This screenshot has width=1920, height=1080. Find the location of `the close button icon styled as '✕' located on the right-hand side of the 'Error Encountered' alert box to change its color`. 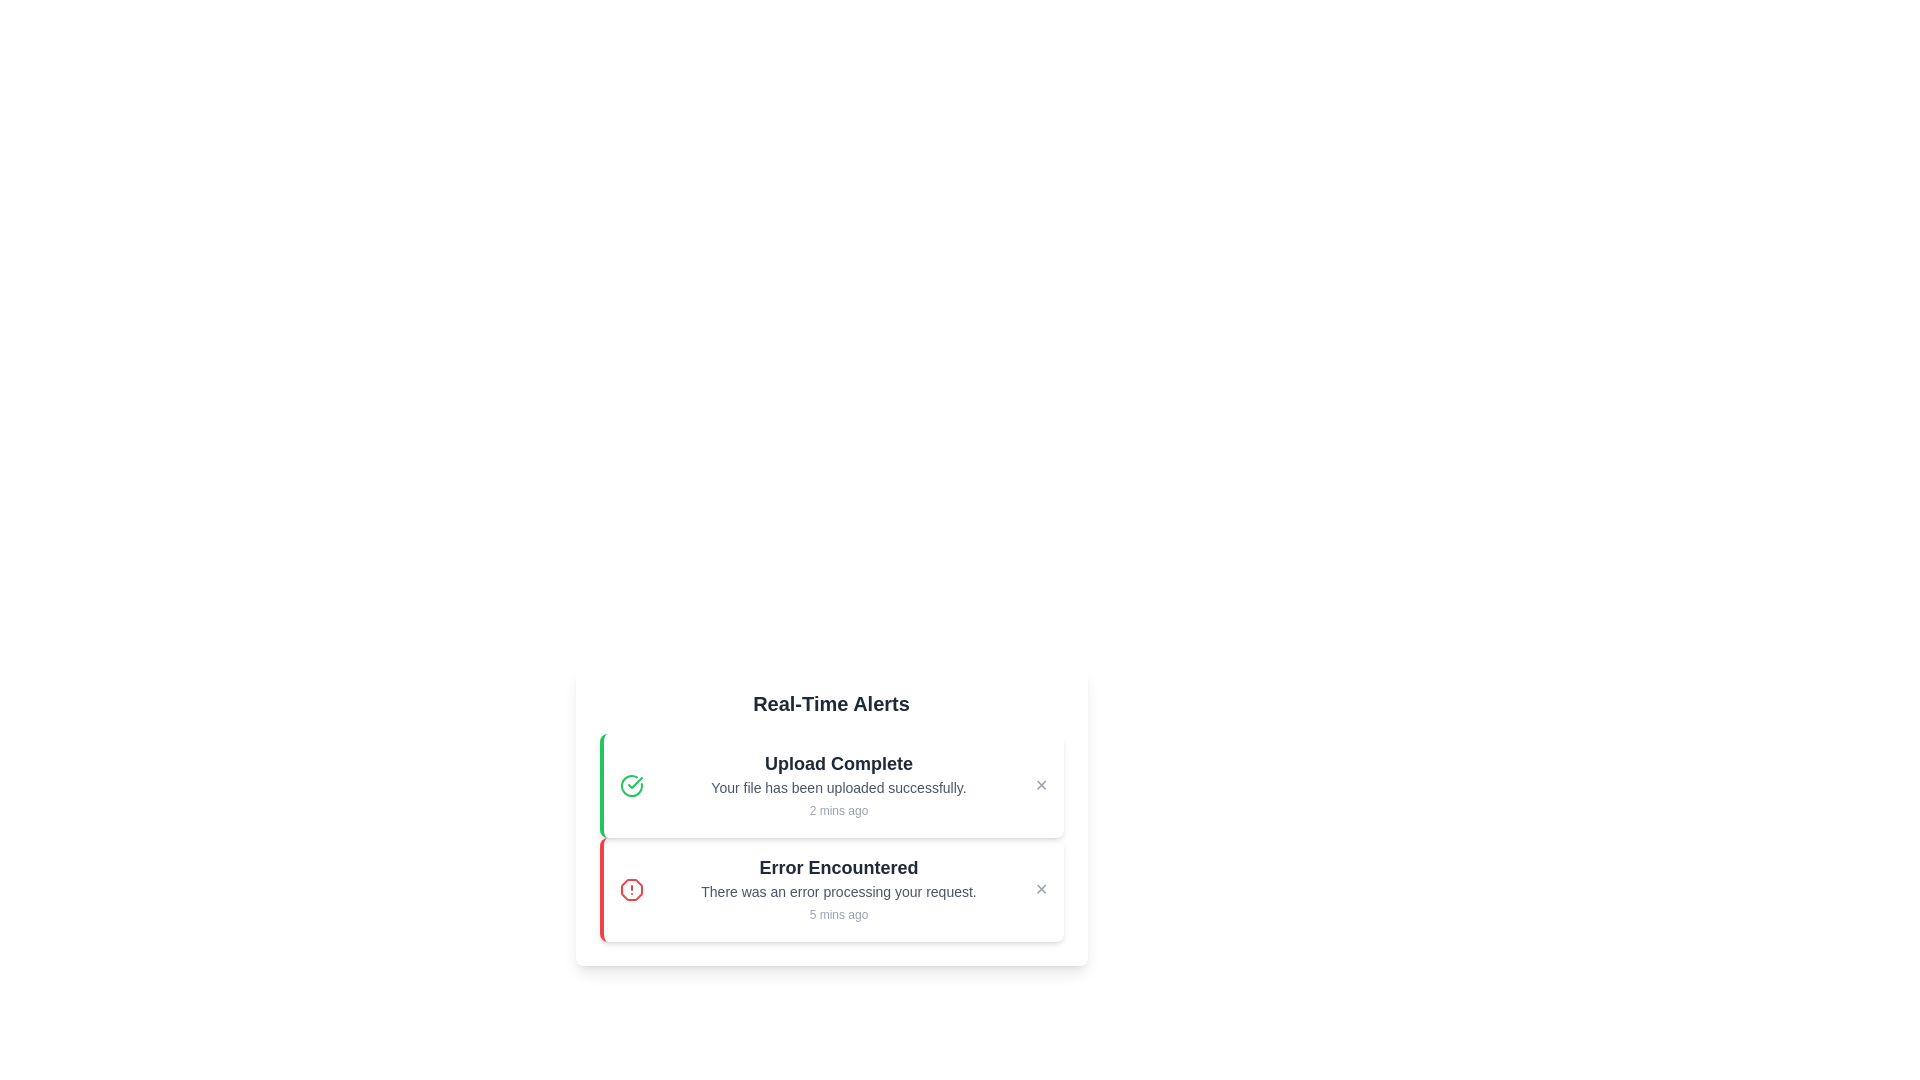

the close button icon styled as '✕' located on the right-hand side of the 'Error Encountered' alert box to change its color is located at coordinates (1040, 889).